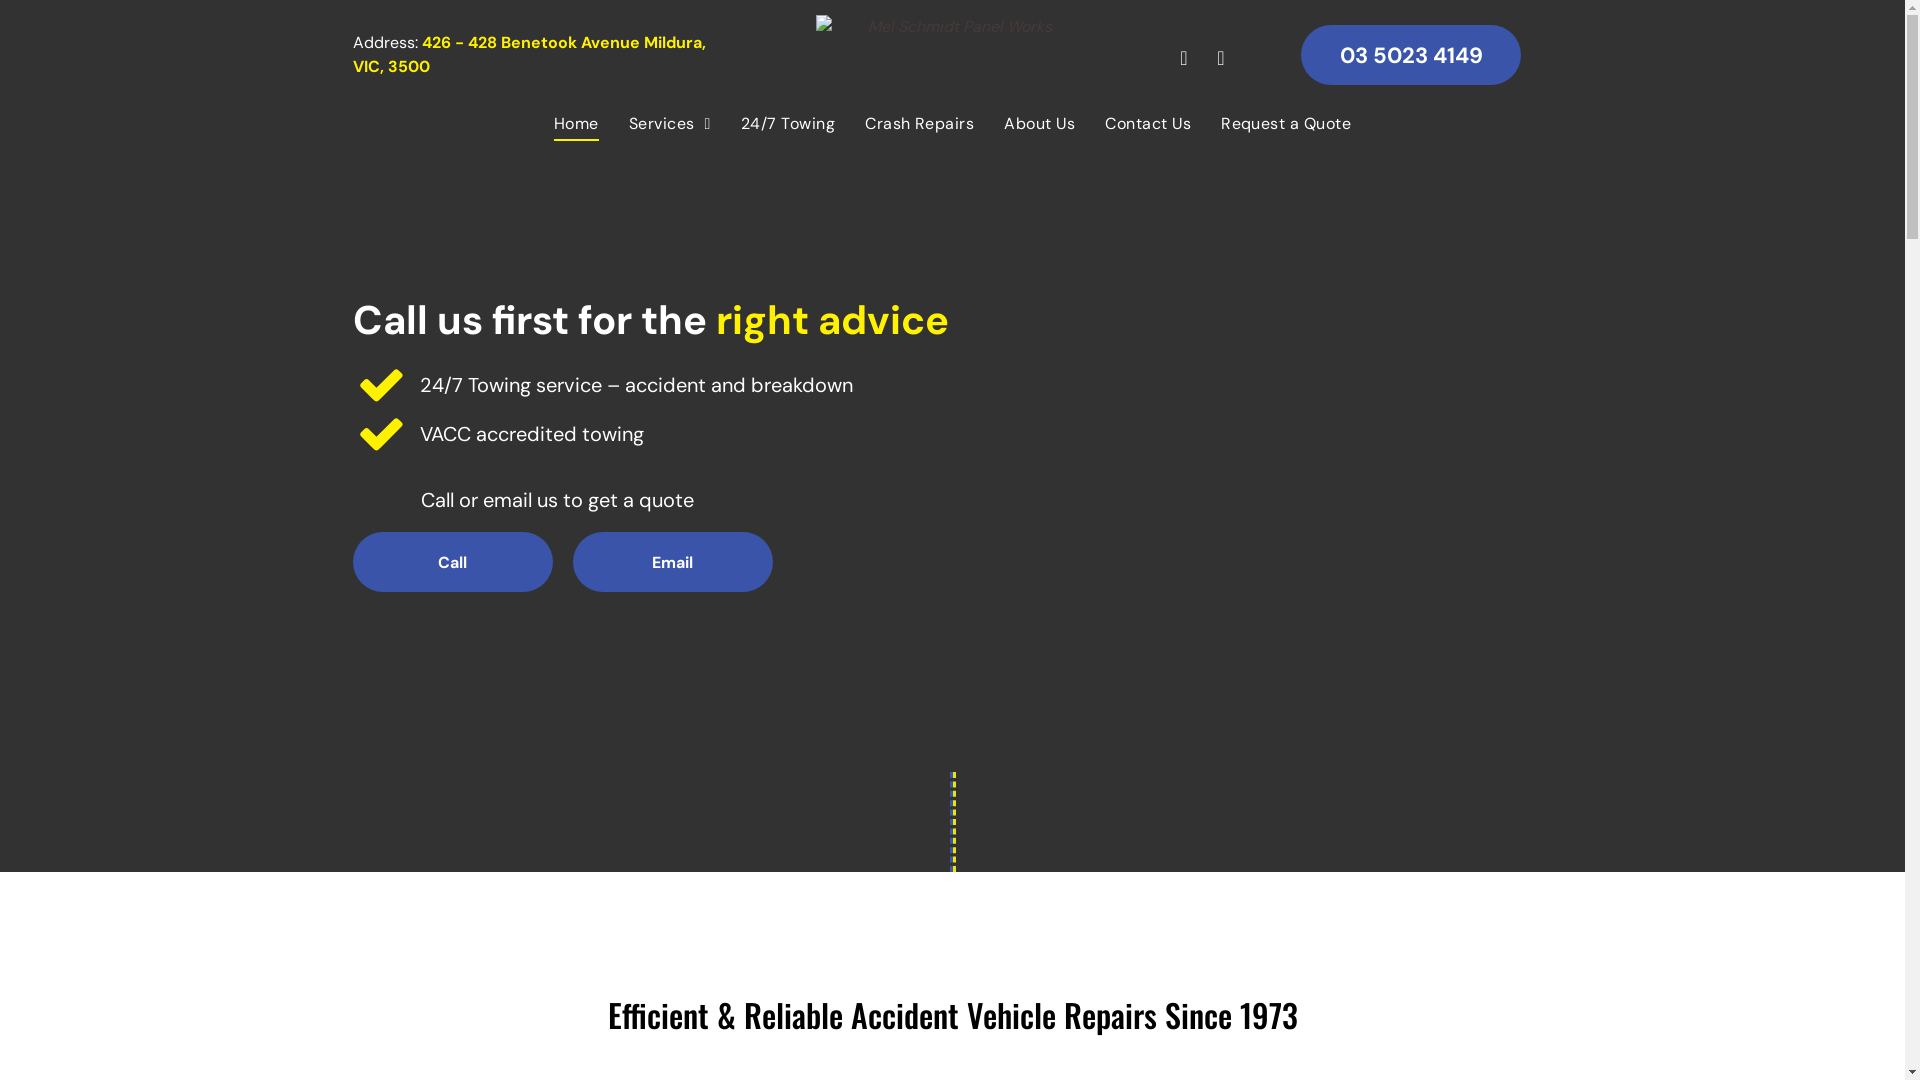 This screenshot has height=1080, width=1920. I want to click on 'Mel Schmidt Panel Works', so click(950, 49).